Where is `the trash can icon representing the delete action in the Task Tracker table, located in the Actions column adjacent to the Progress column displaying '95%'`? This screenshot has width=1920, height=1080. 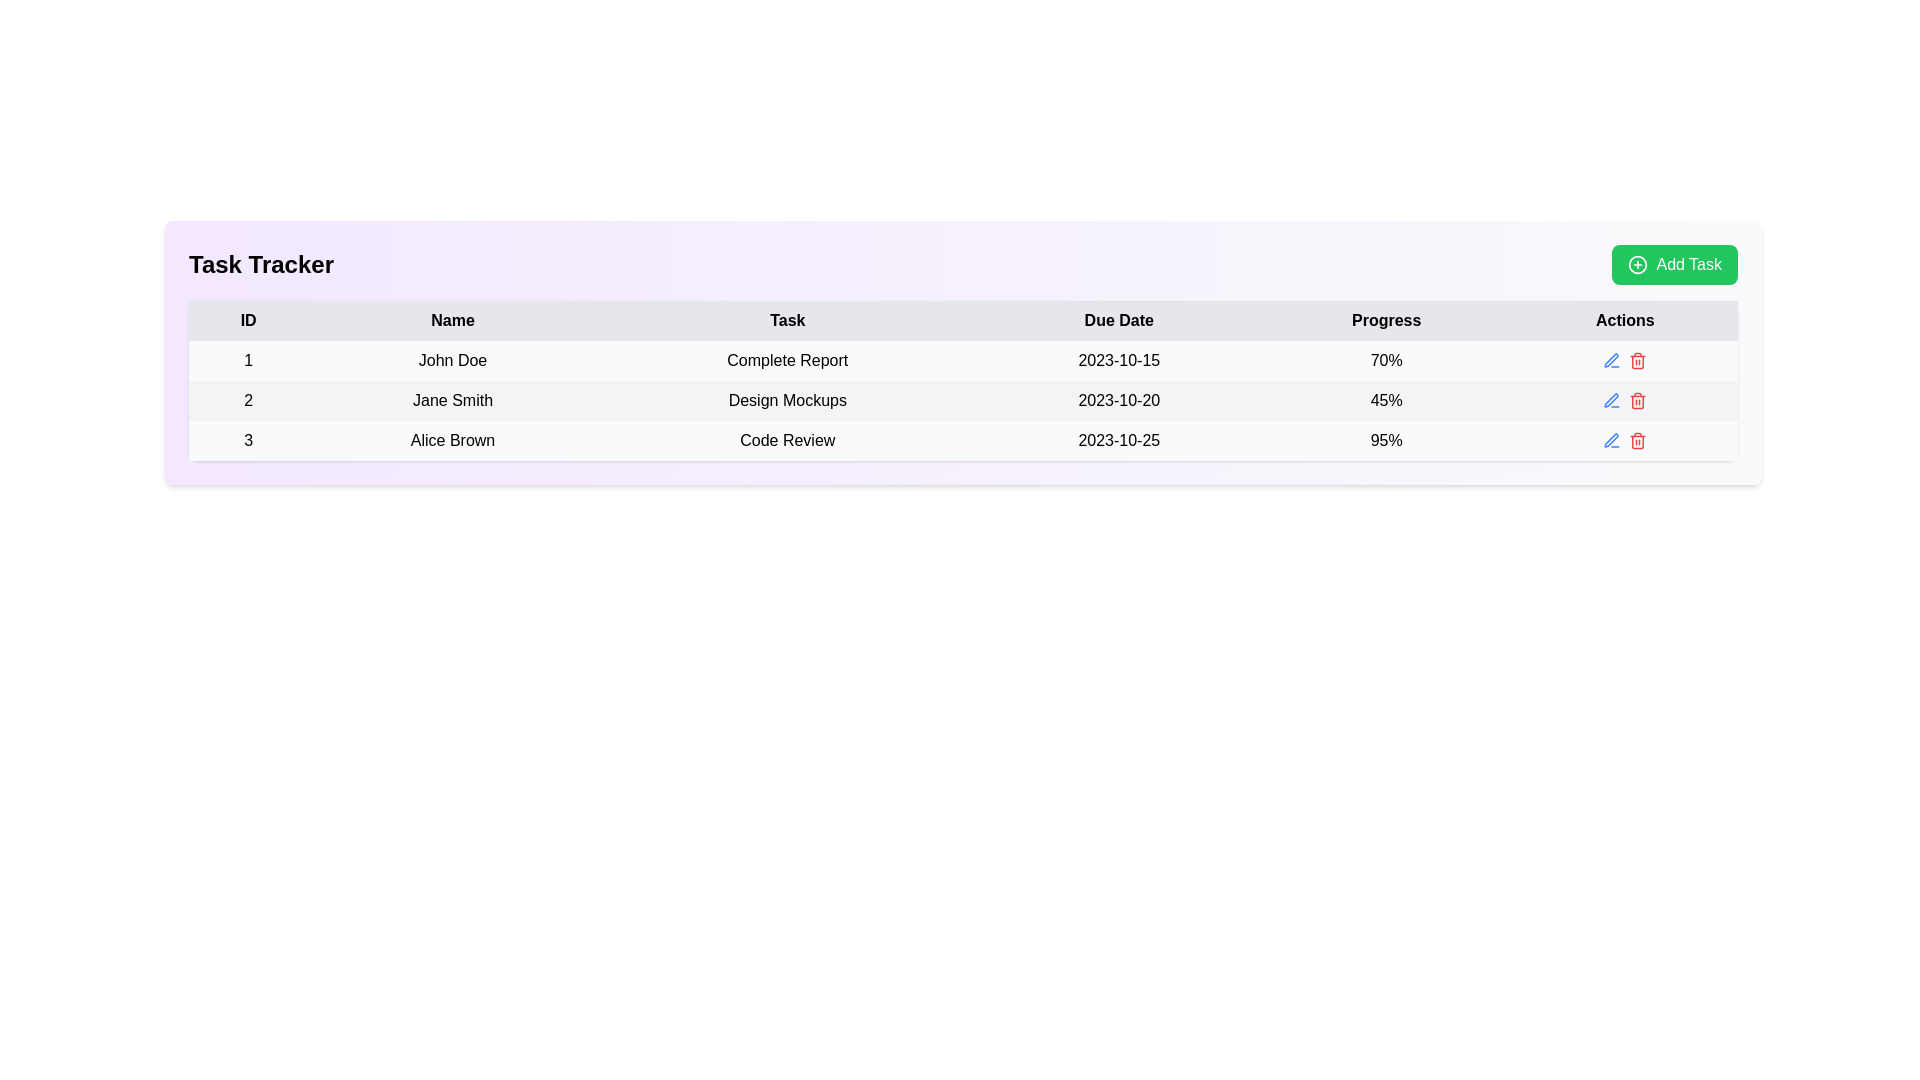 the trash can icon representing the delete action in the Task Tracker table, located in the Actions column adjacent to the Progress column displaying '95%' is located at coordinates (1638, 362).